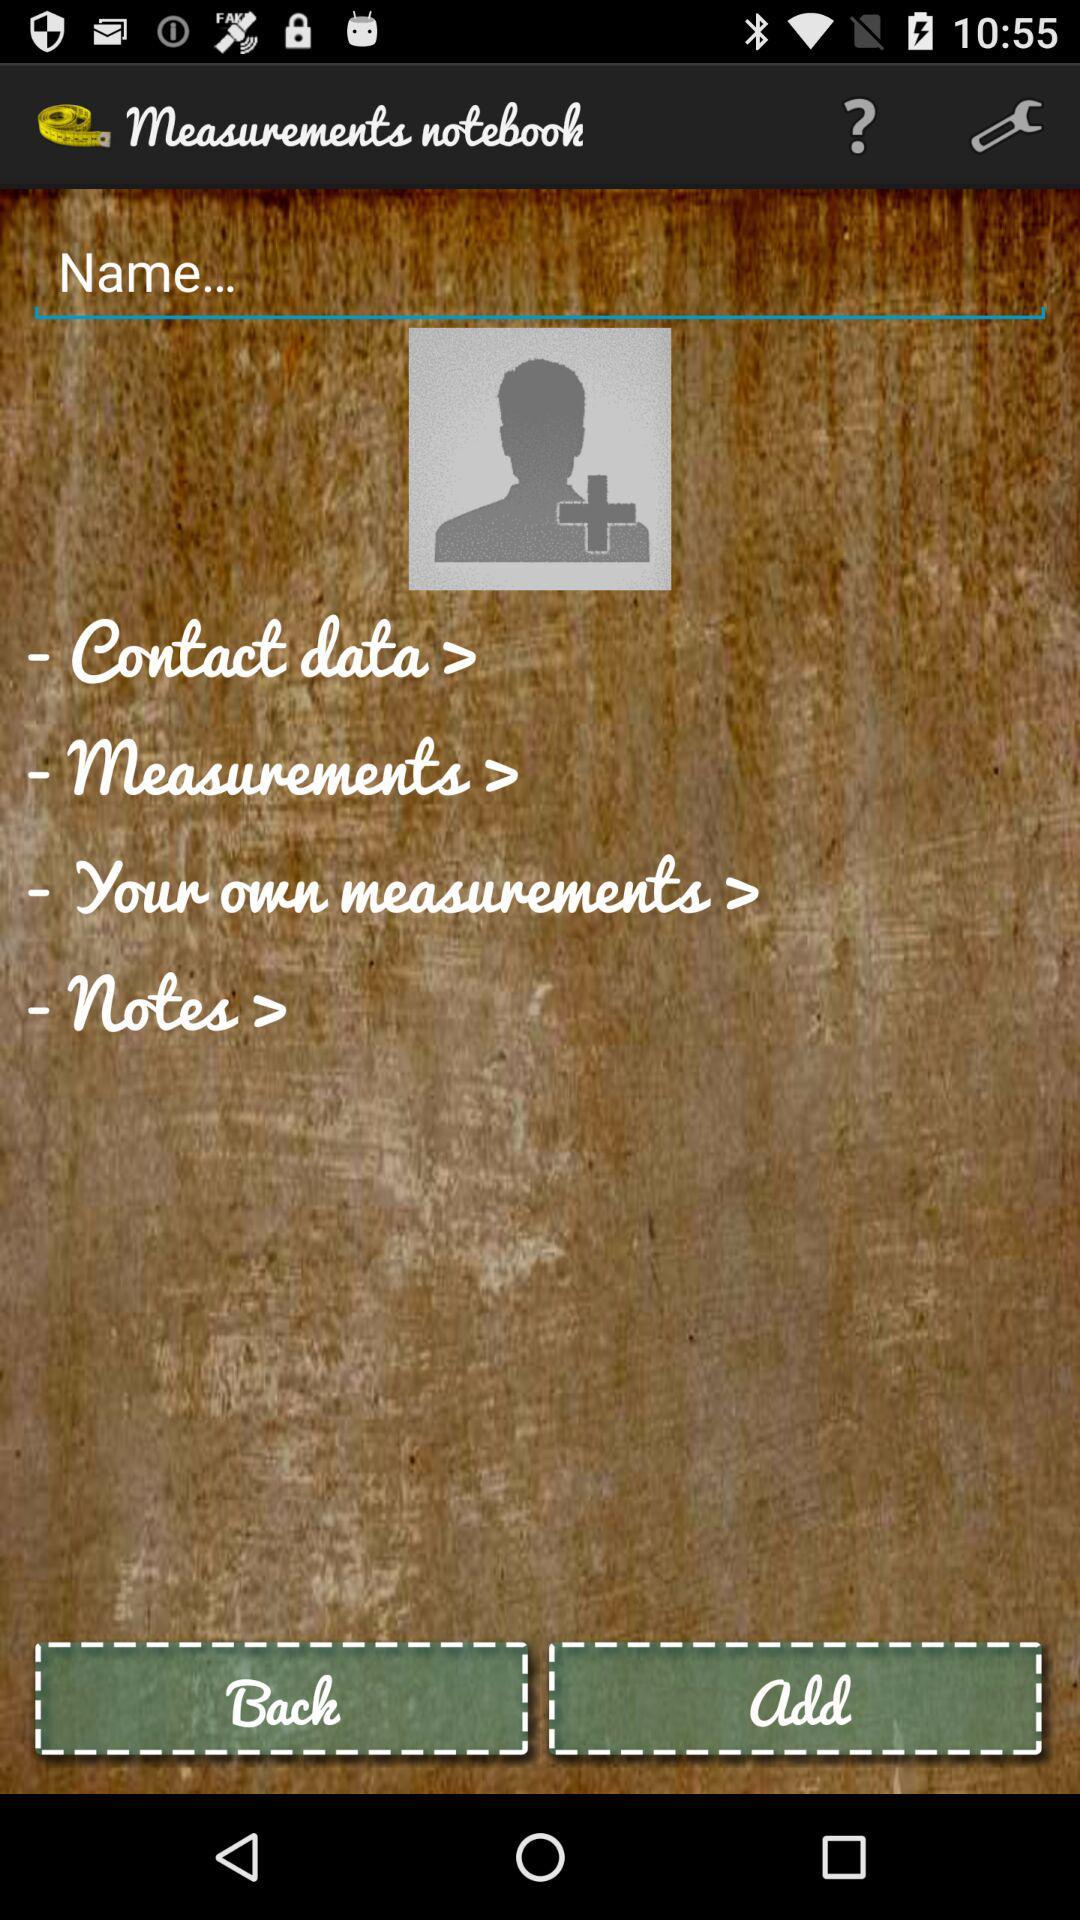 This screenshot has width=1080, height=1920. Describe the element at coordinates (795, 1701) in the screenshot. I see `the add item` at that location.